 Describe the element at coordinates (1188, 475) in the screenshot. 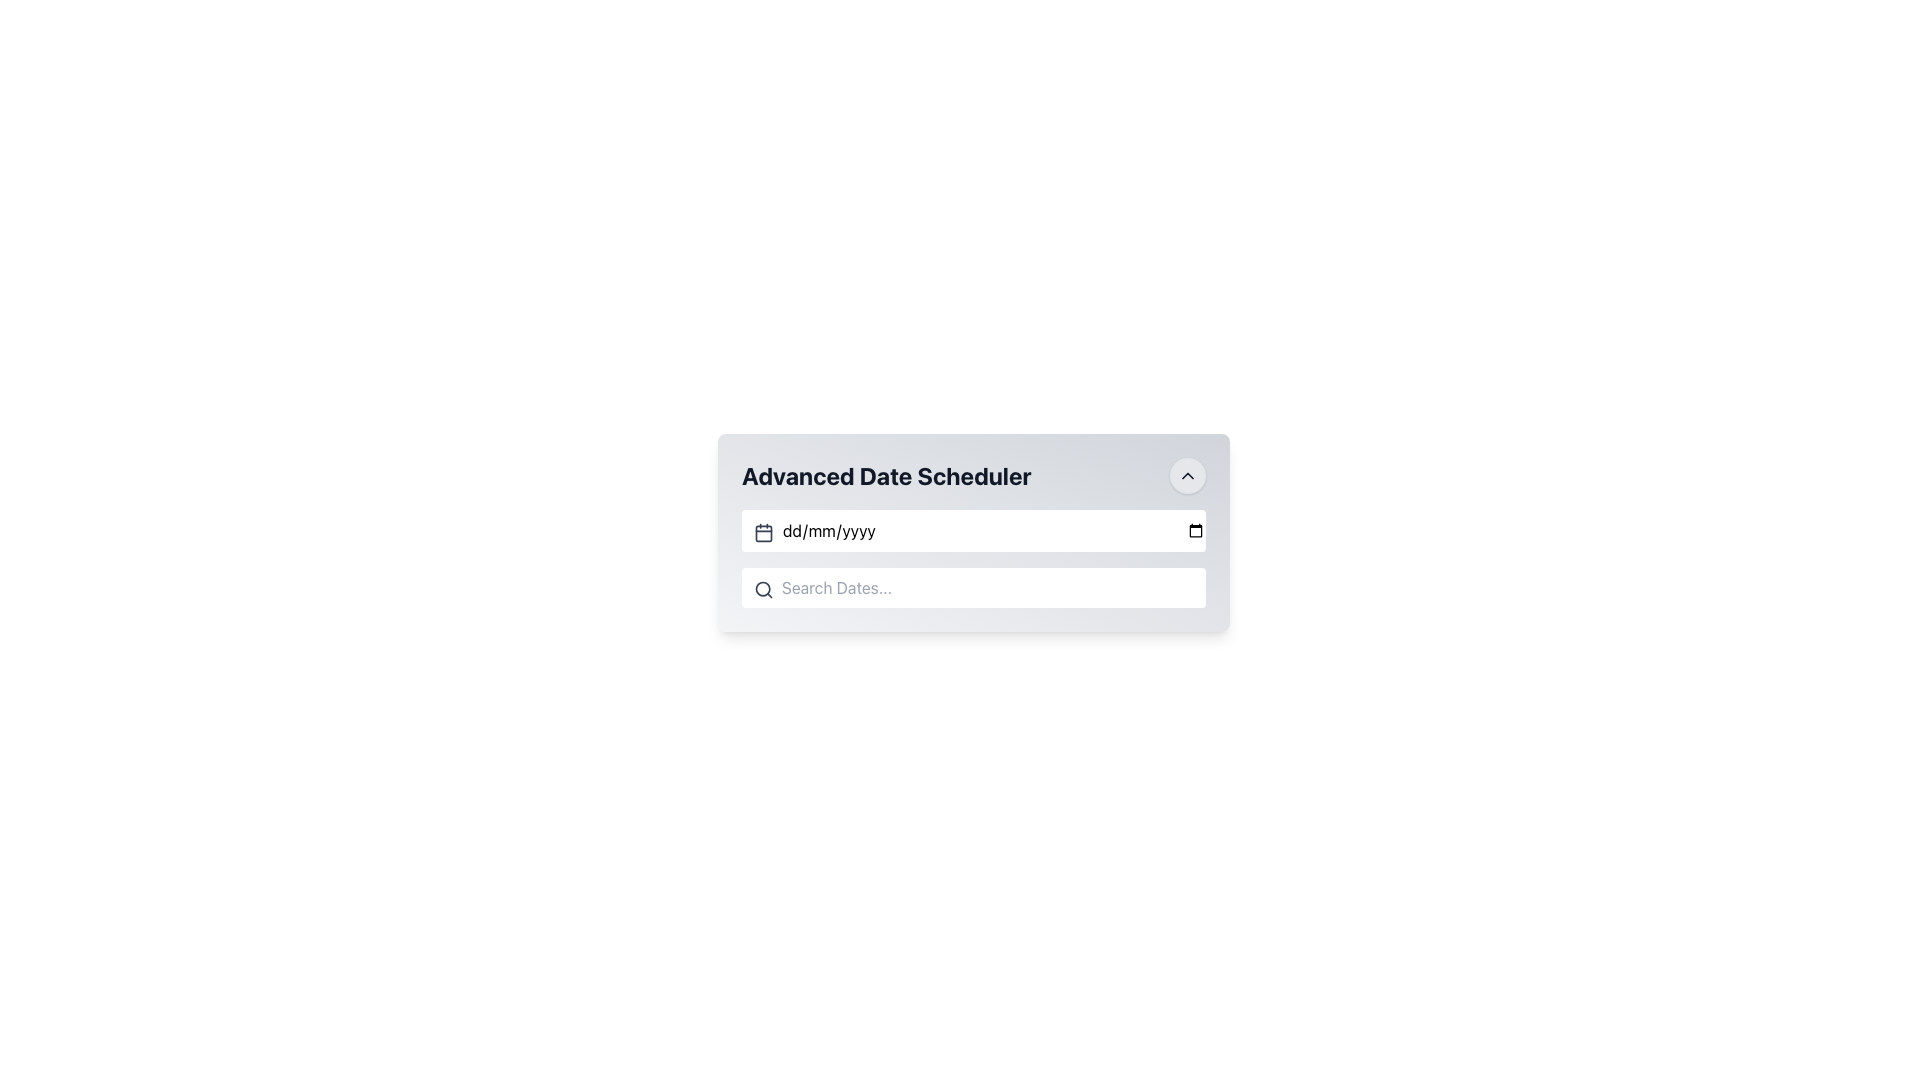

I see `the upwards-facing chevron icon within the circular button located at the top-right corner of the 'Advanced Date Scheduler' card` at that location.